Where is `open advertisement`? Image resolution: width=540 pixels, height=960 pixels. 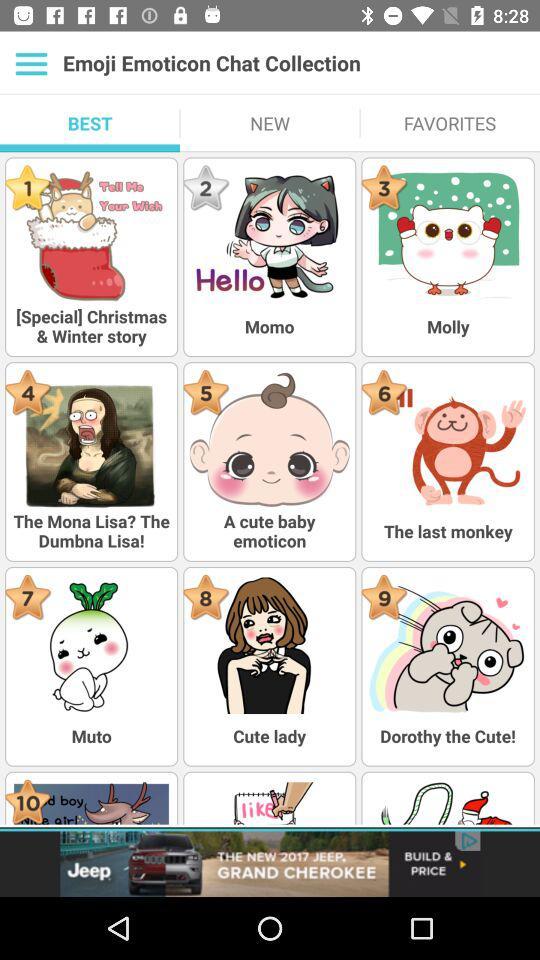
open advertisement is located at coordinates (270, 863).